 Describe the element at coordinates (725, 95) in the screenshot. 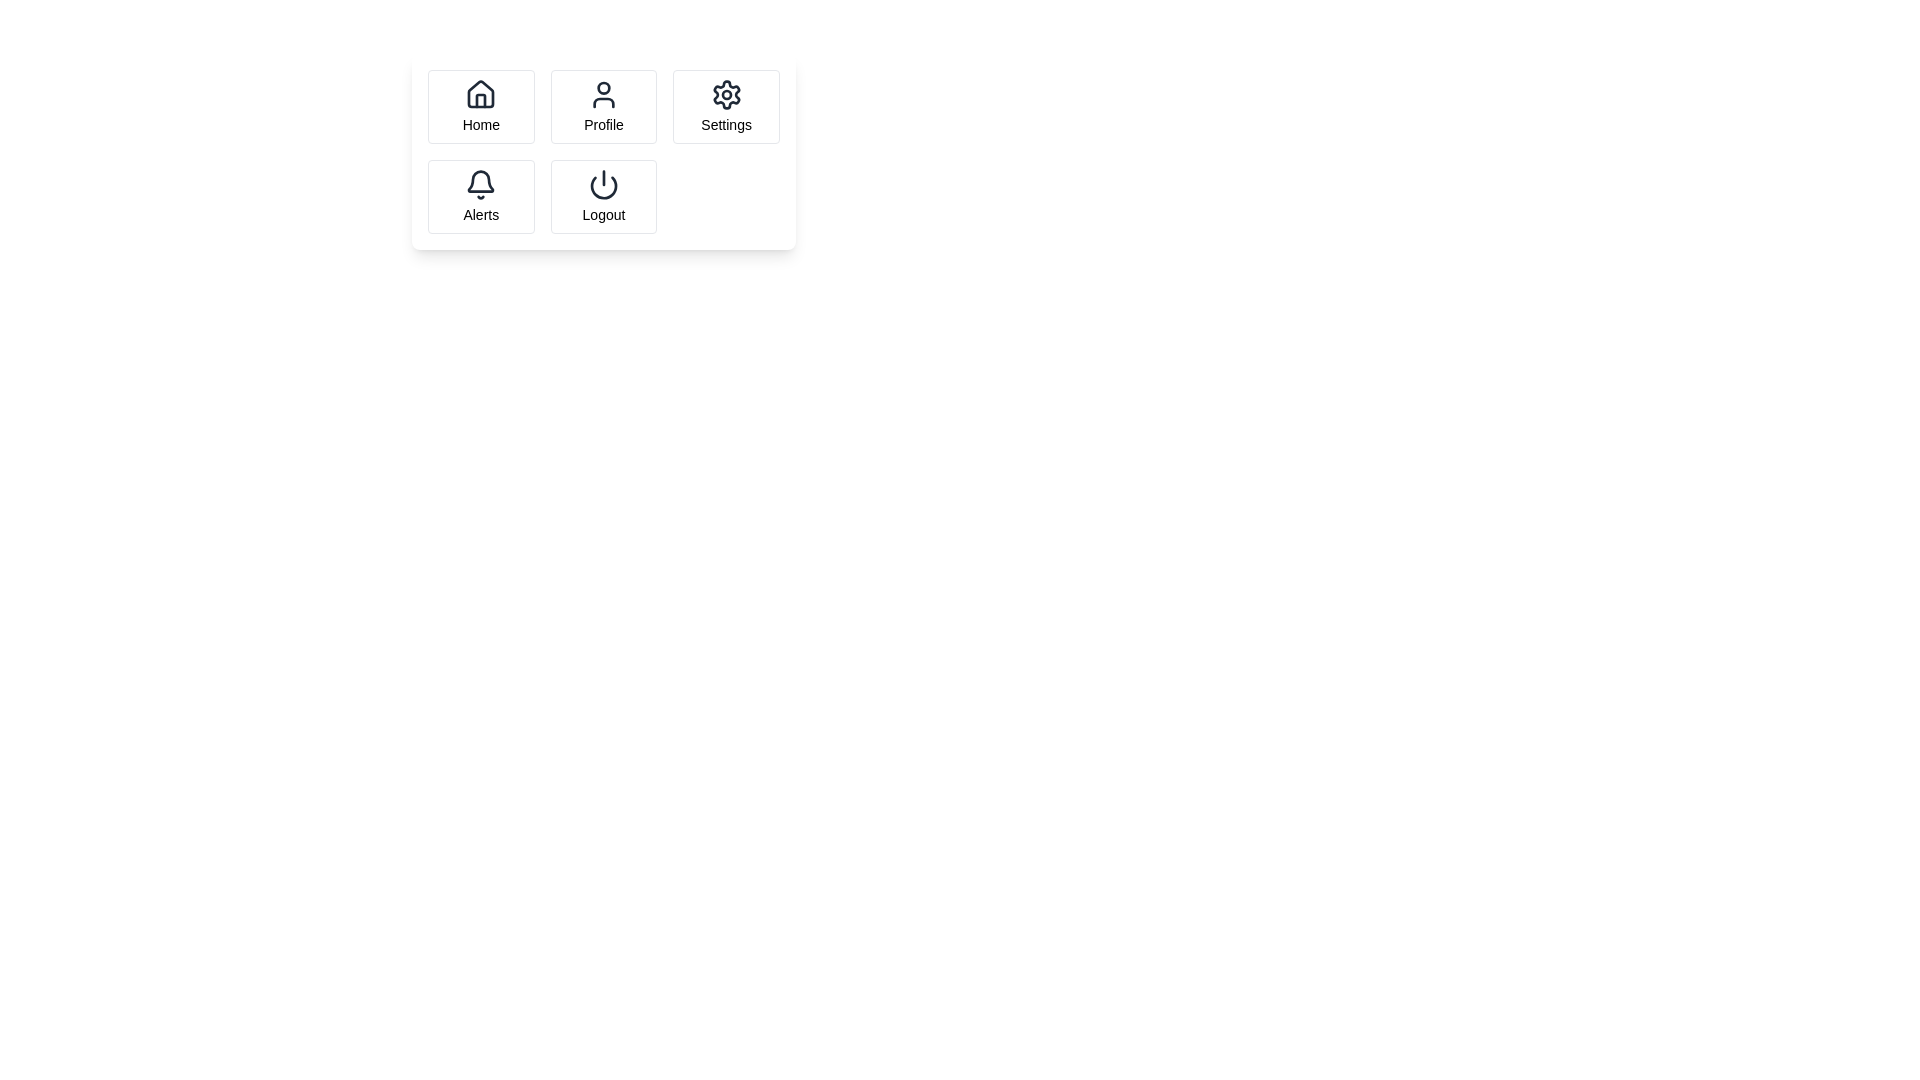

I see `the settings icon located at the top right corner of the grid of icons` at that location.